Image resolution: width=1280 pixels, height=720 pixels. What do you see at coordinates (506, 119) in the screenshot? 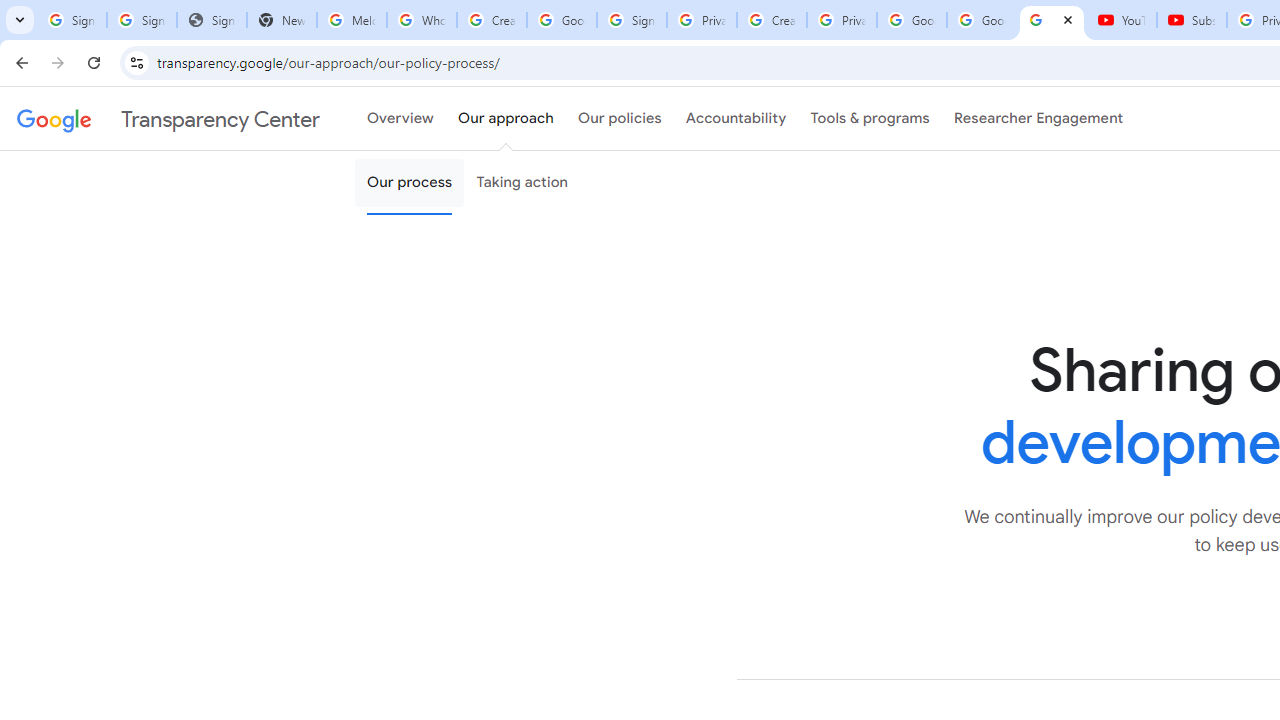
I see `'Our approach'` at bounding box center [506, 119].